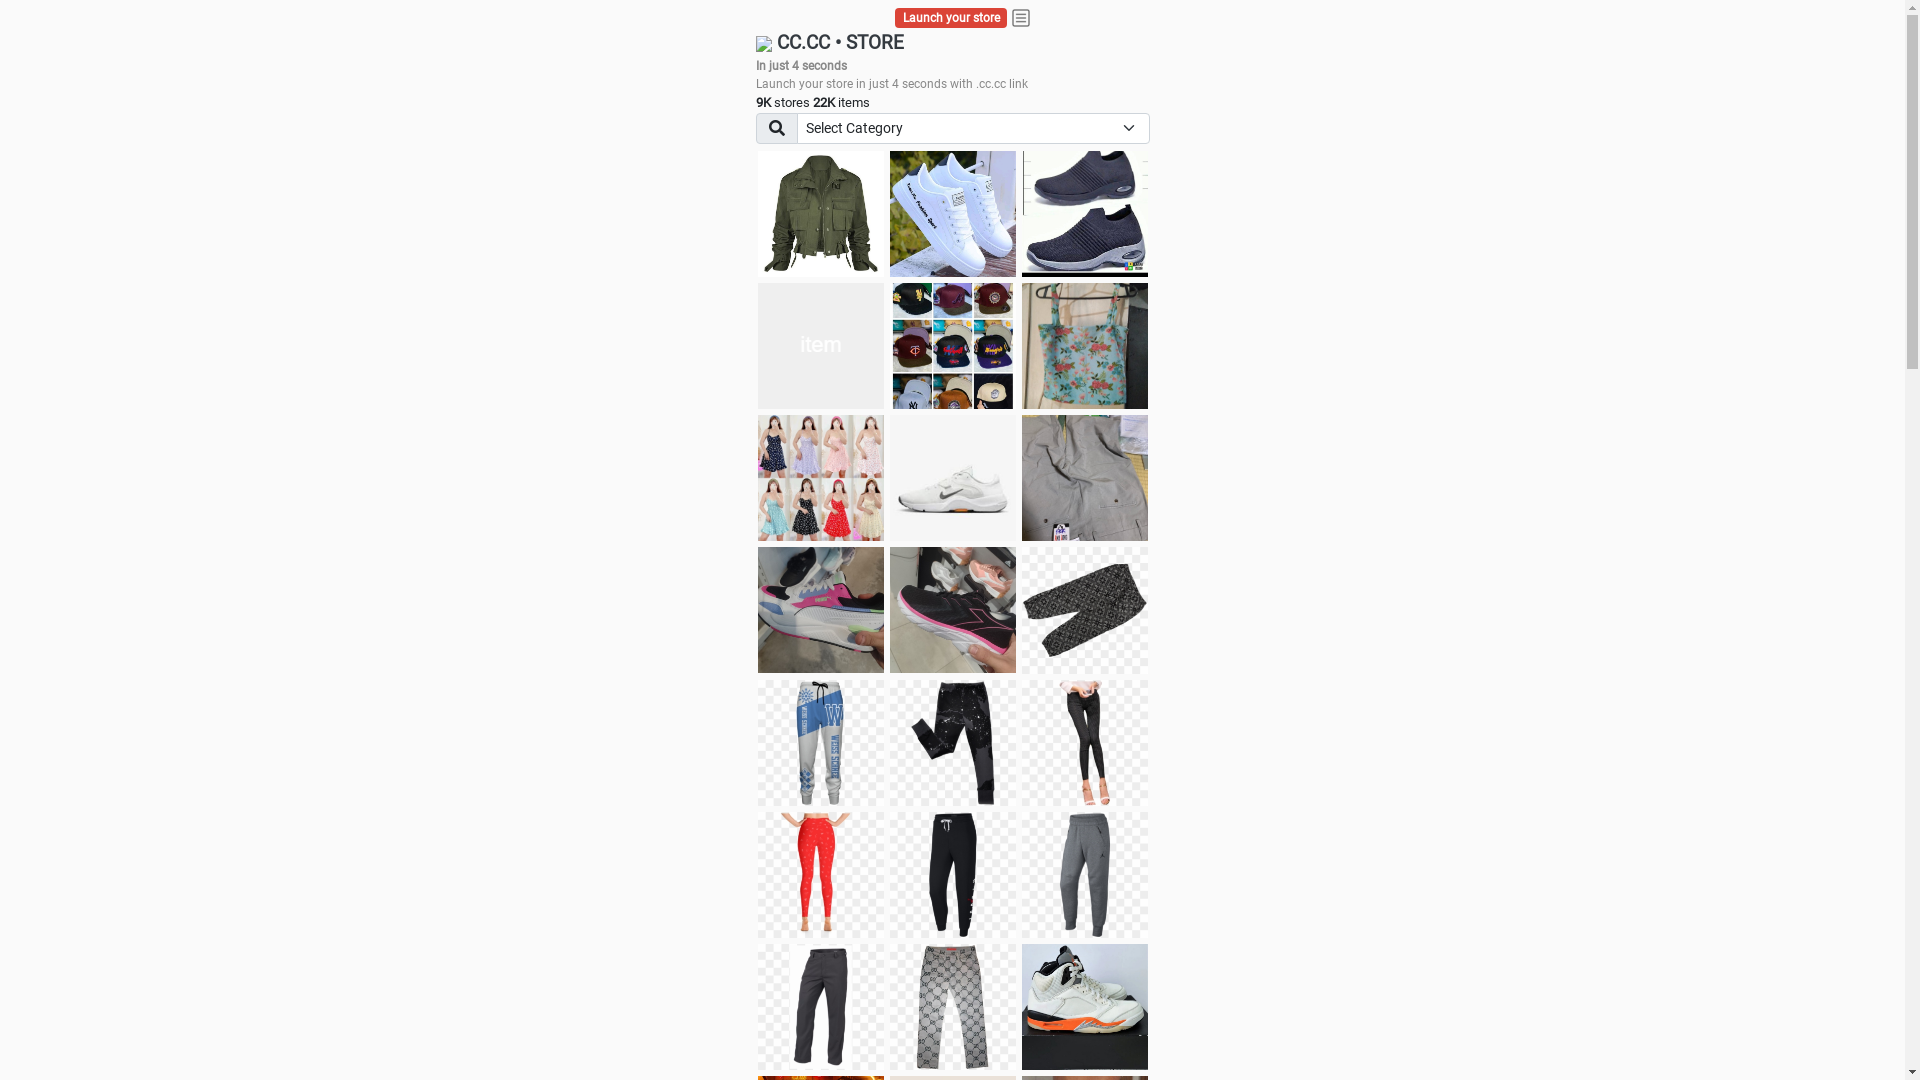  Describe the element at coordinates (1083, 1006) in the screenshot. I see `'Shoe'` at that location.